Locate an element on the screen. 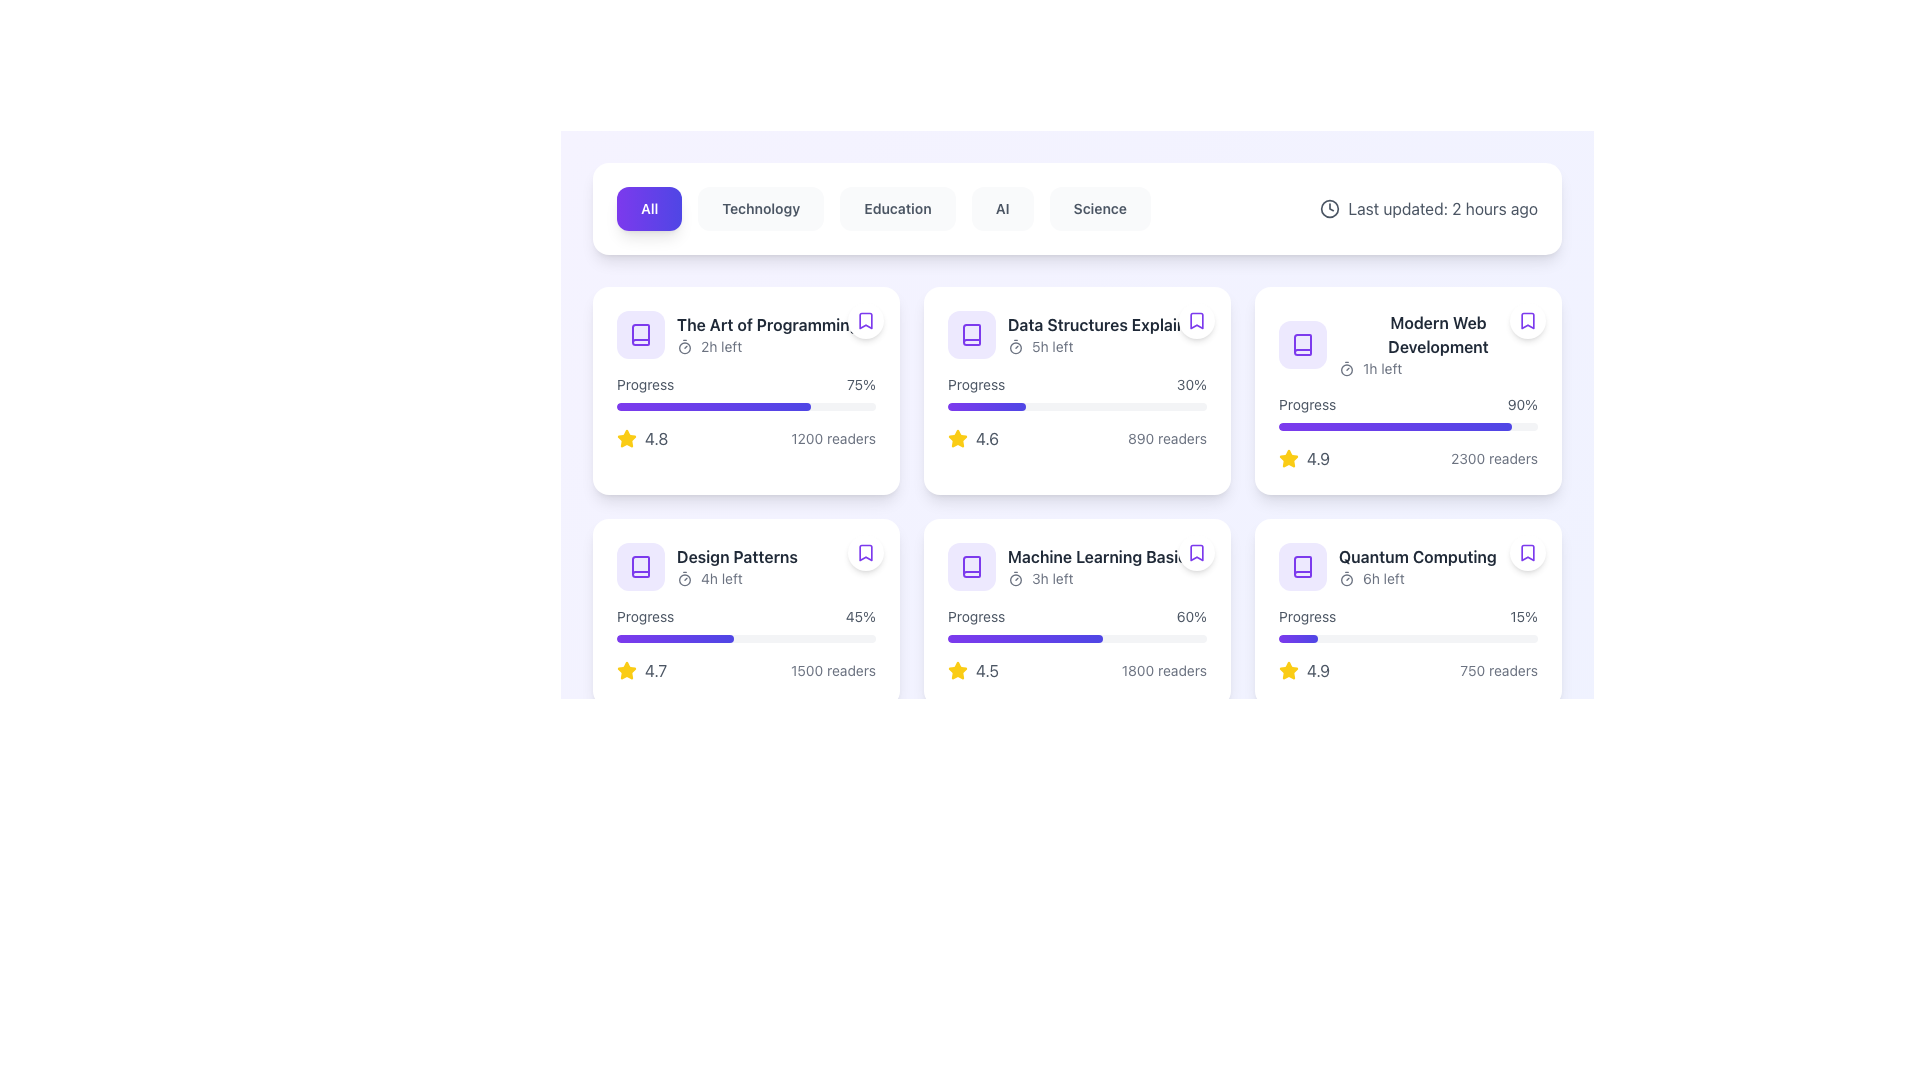 The image size is (1920, 1080). the text label or header titled 'Machine Learning Basics' is located at coordinates (1100, 556).